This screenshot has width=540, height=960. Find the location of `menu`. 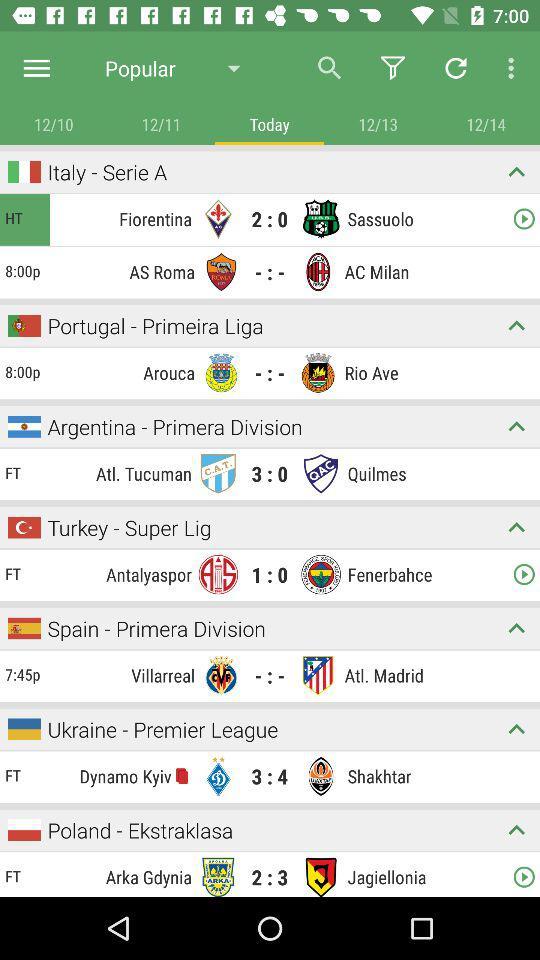

menu is located at coordinates (516, 728).